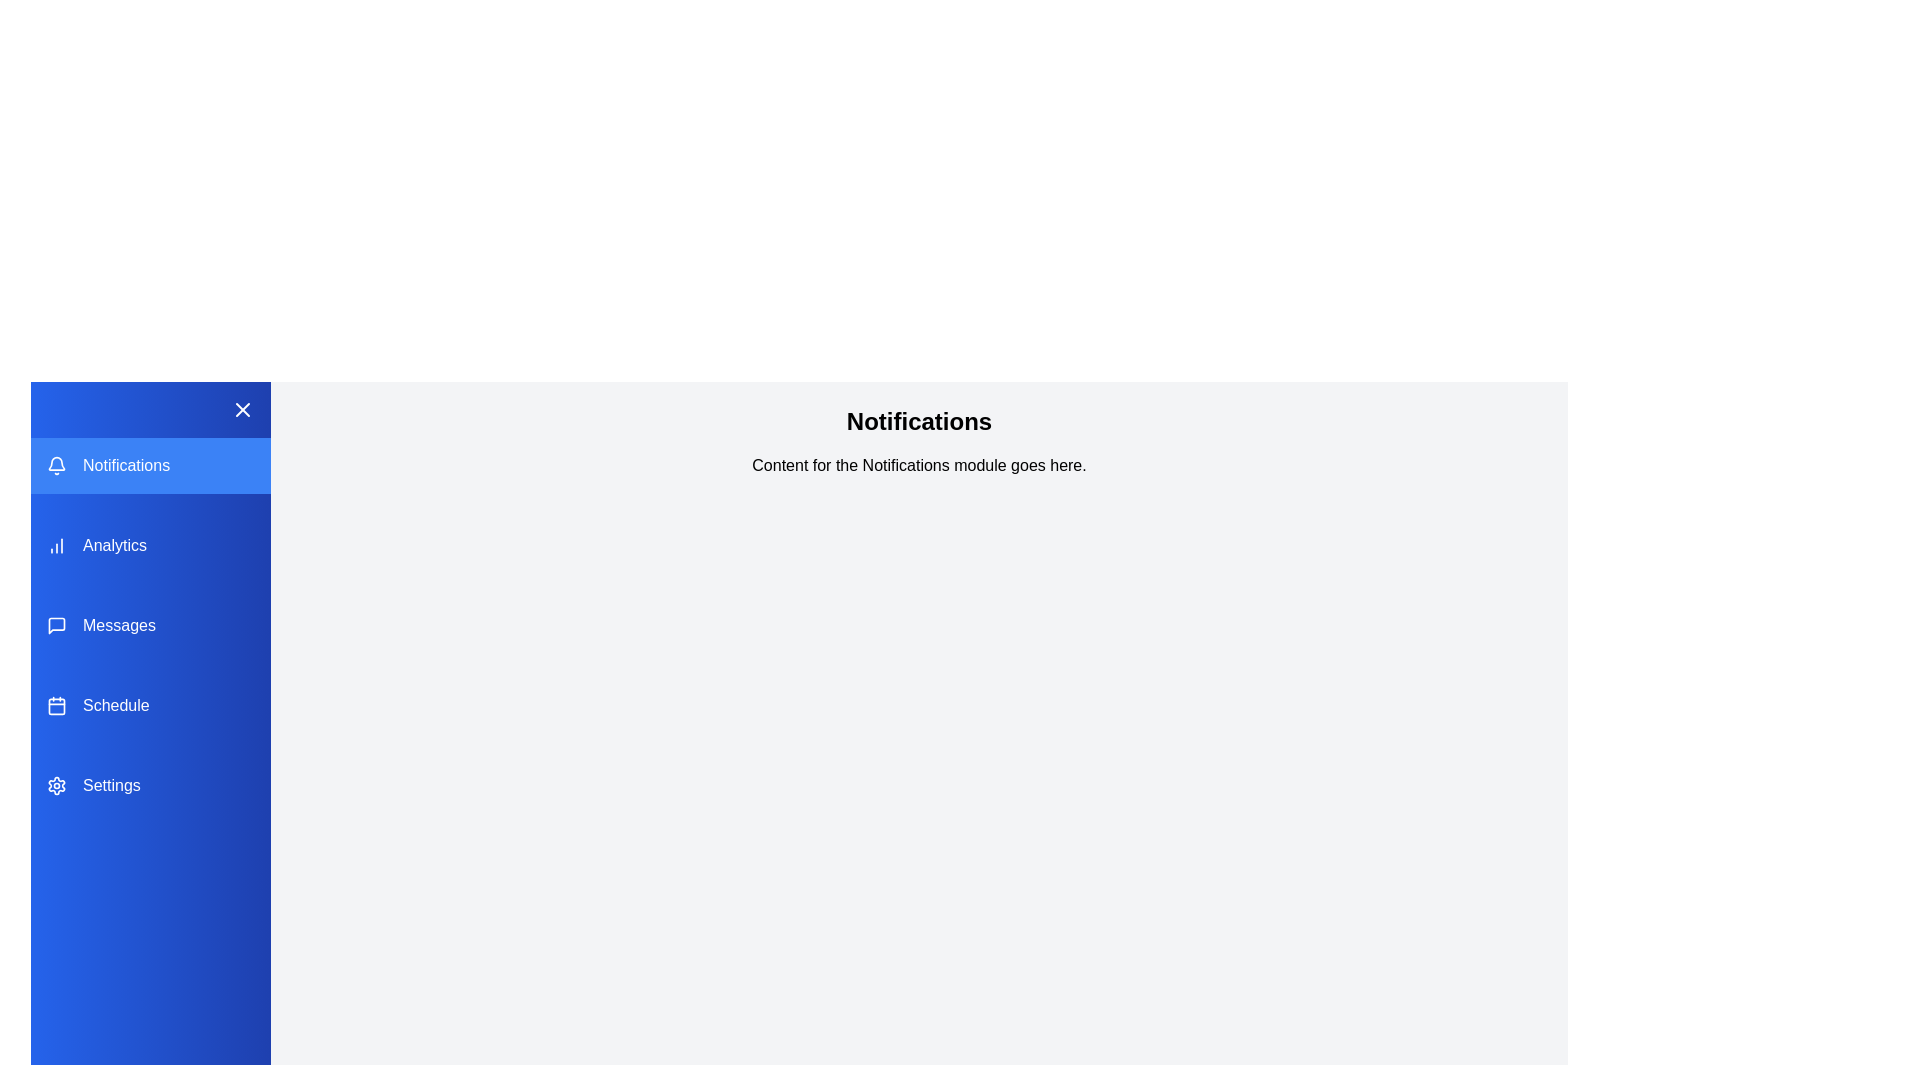 The height and width of the screenshot is (1080, 1920). What do you see at coordinates (149, 466) in the screenshot?
I see `the module Notifications from the sidebar` at bounding box center [149, 466].